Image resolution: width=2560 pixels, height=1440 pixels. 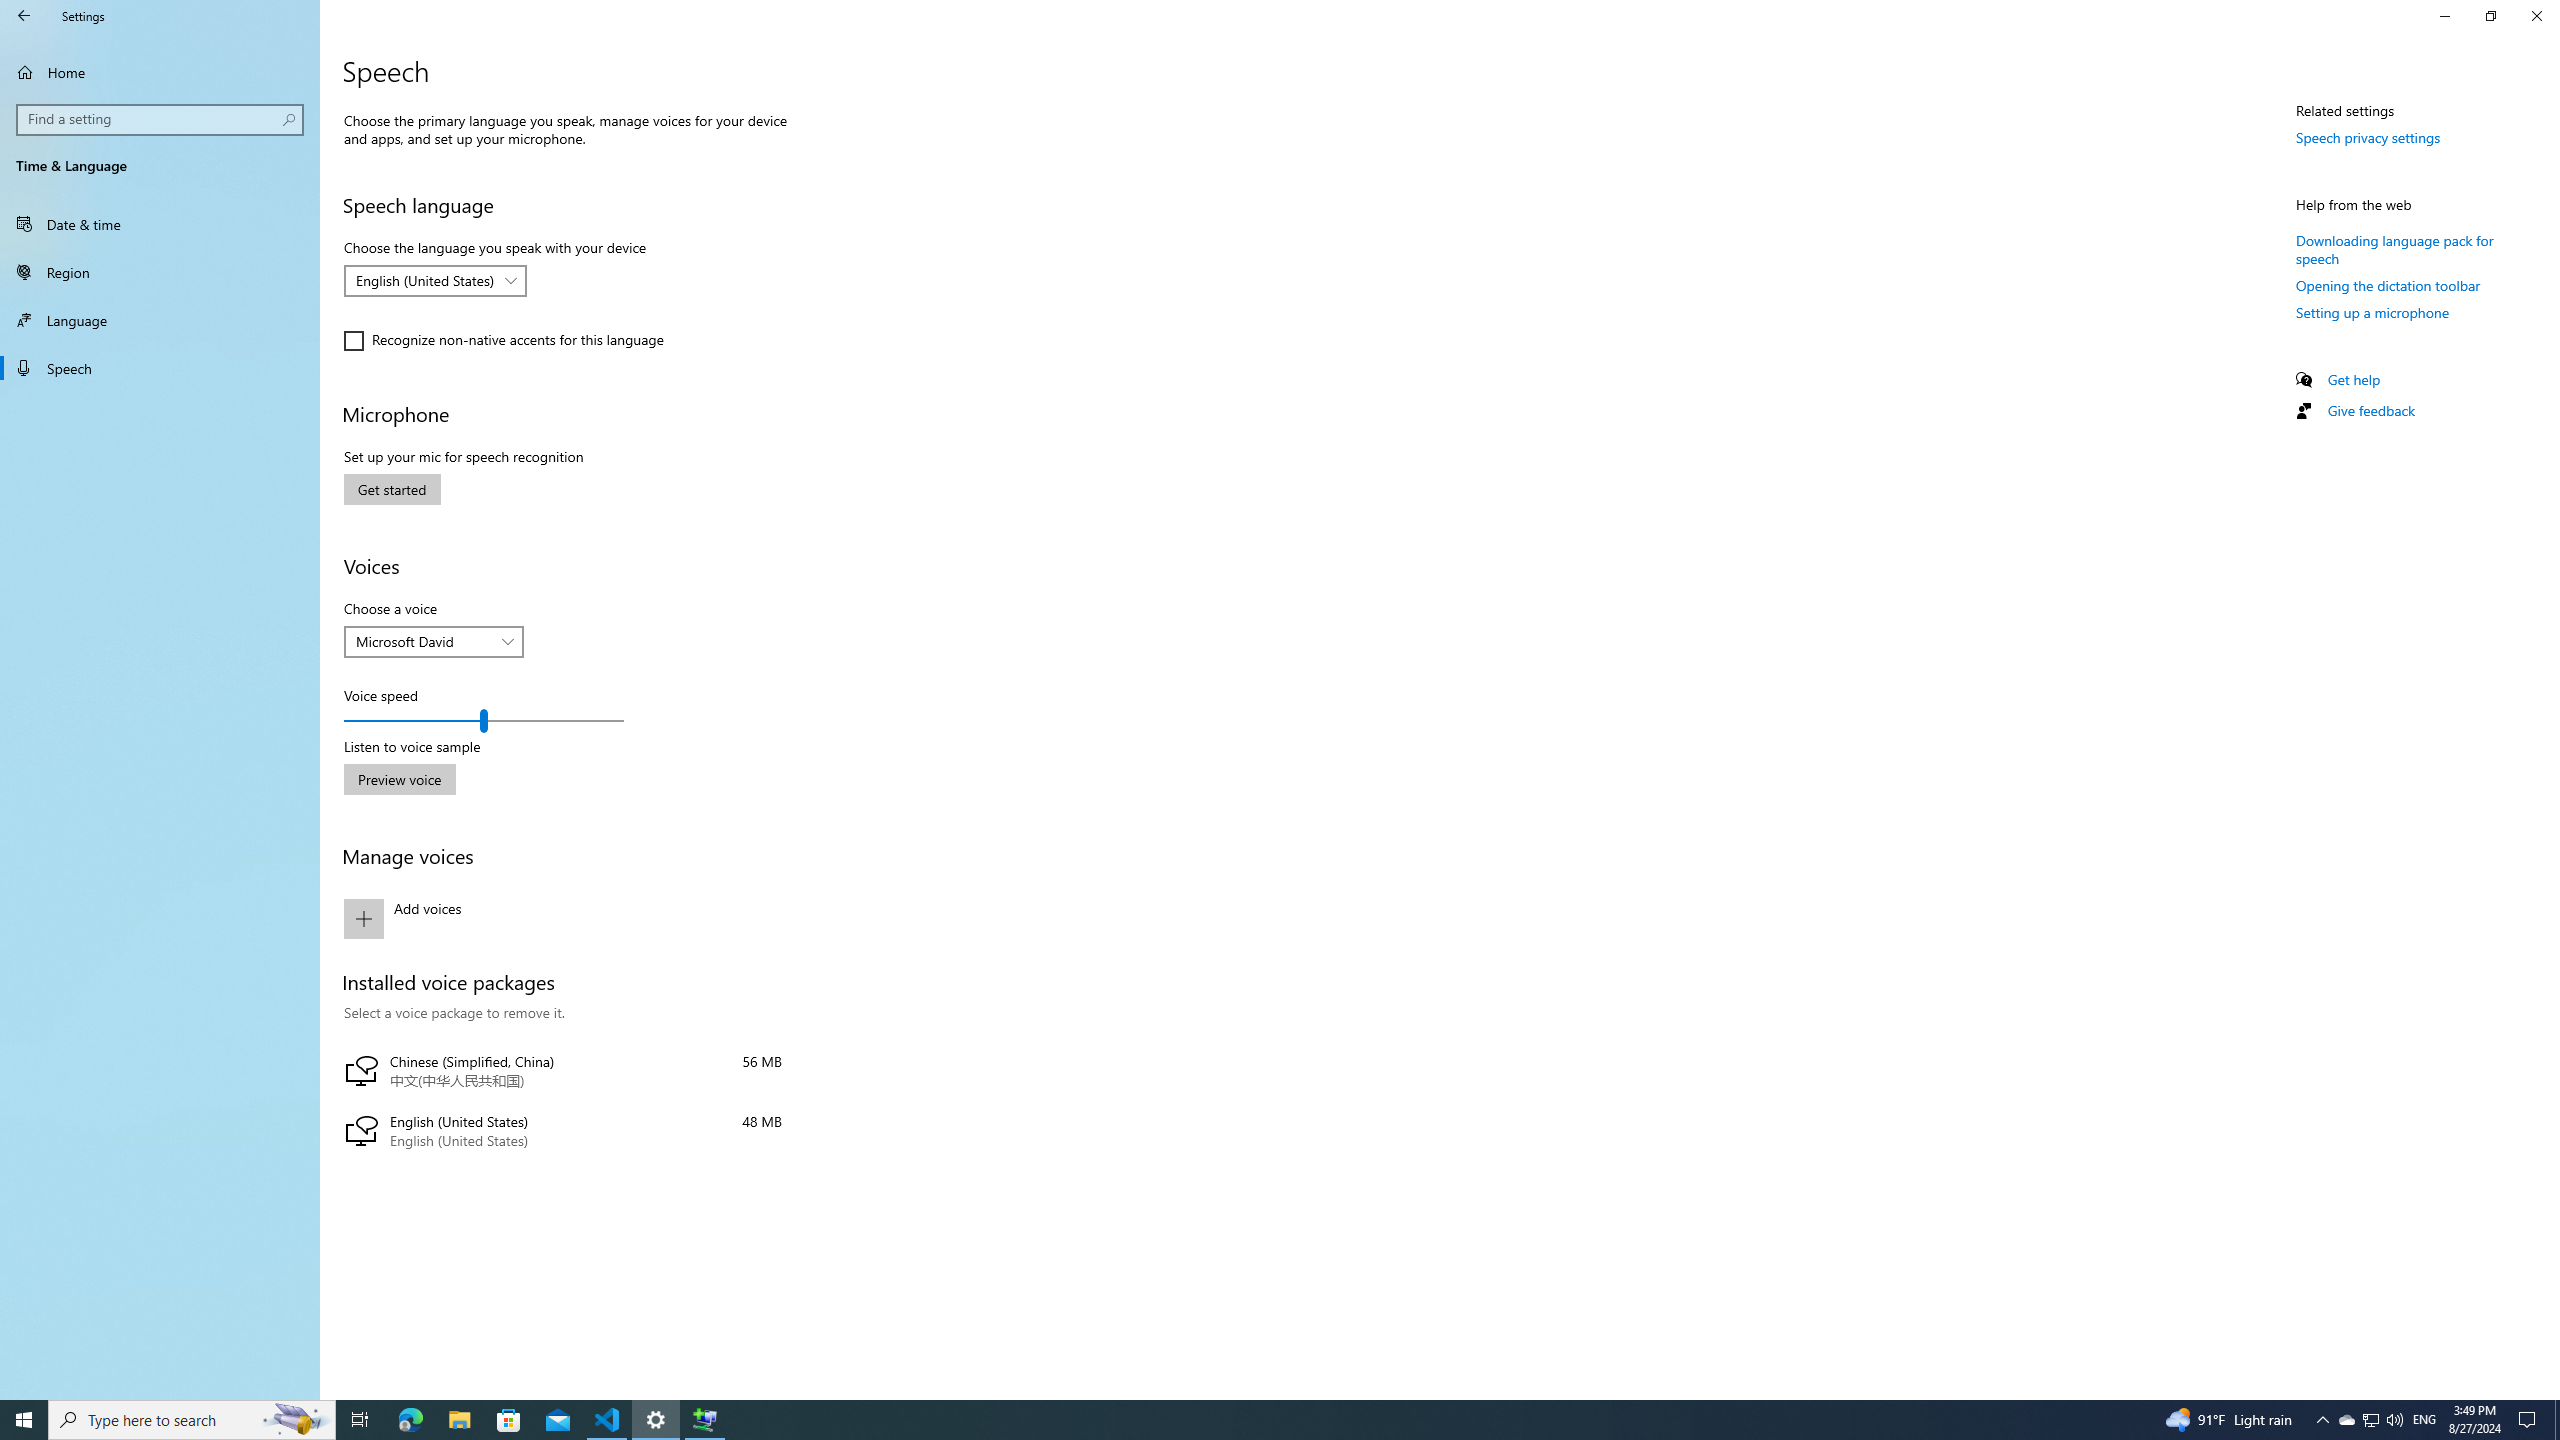 I want to click on 'Type here to search', so click(x=191, y=1418).